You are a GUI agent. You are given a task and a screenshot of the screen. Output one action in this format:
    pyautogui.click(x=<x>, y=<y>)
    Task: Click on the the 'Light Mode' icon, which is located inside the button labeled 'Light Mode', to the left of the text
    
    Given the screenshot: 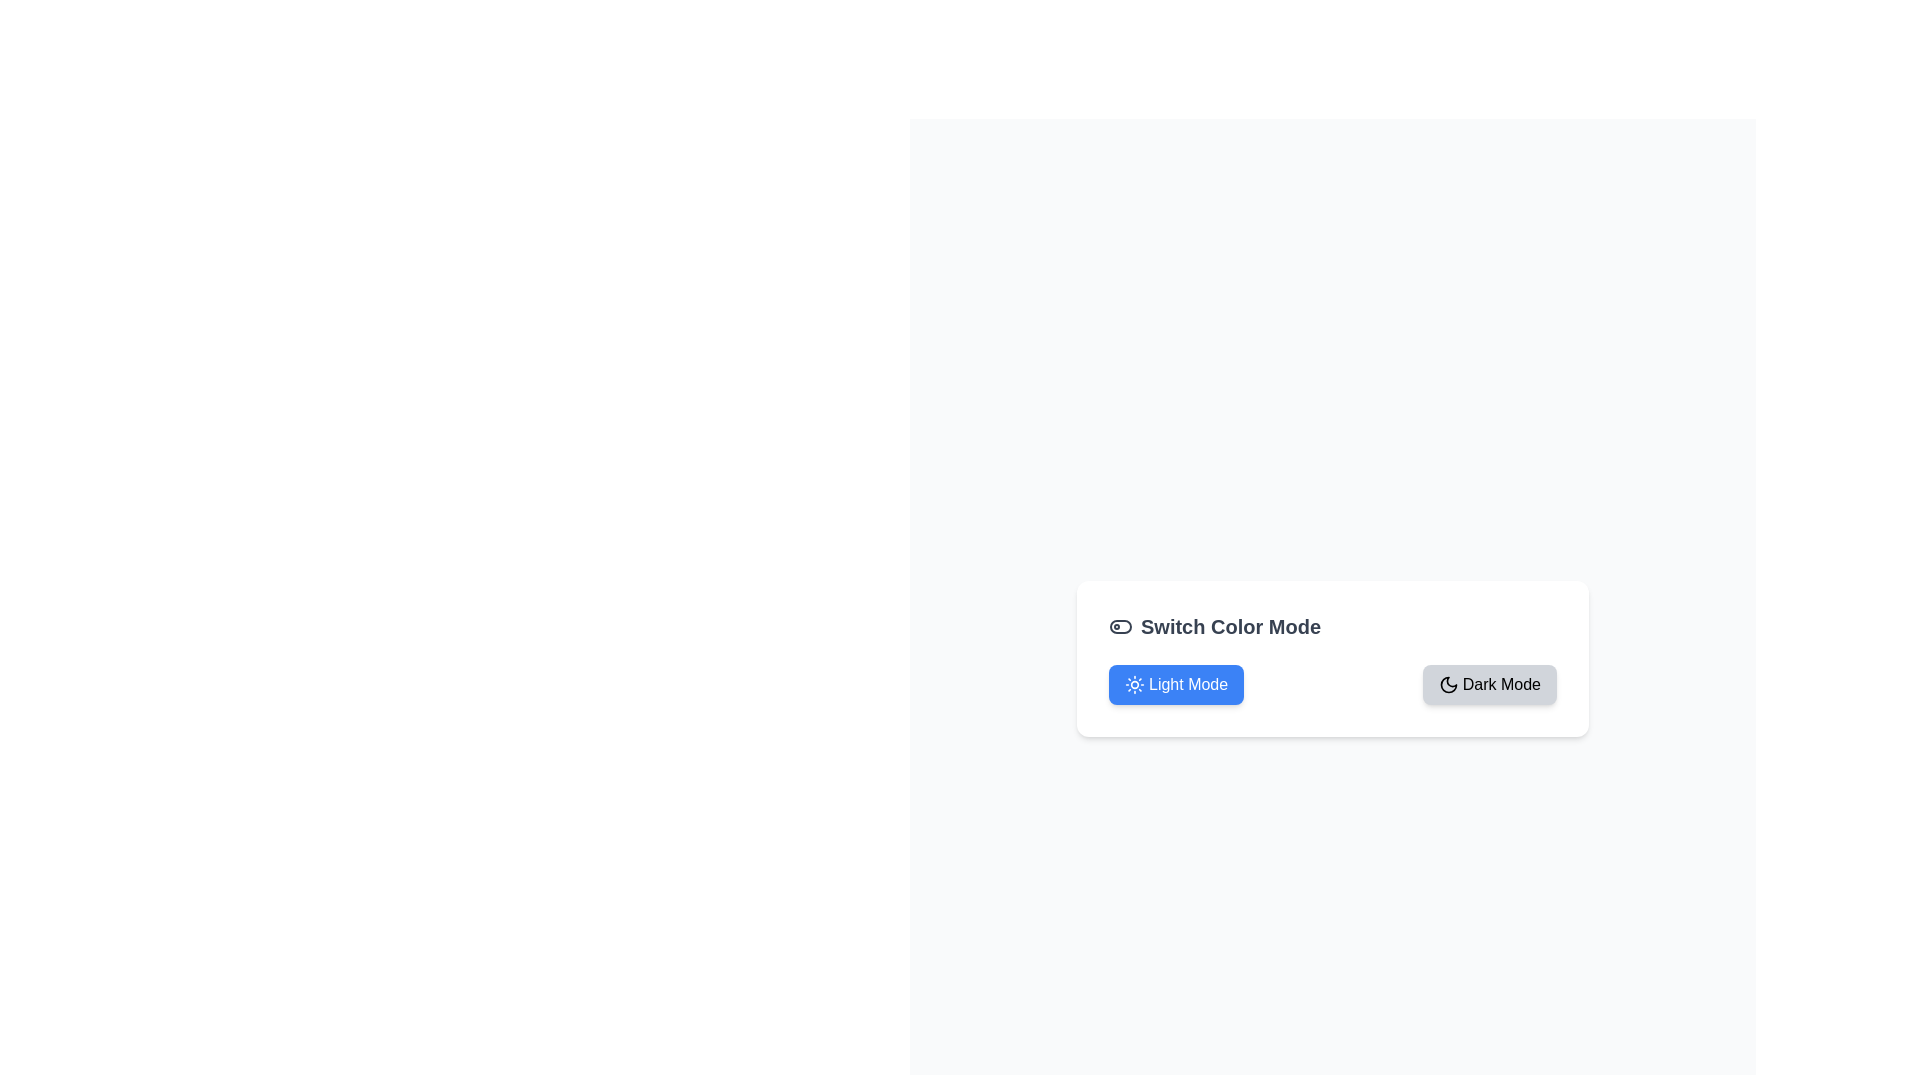 What is the action you would take?
    pyautogui.click(x=1134, y=684)
    